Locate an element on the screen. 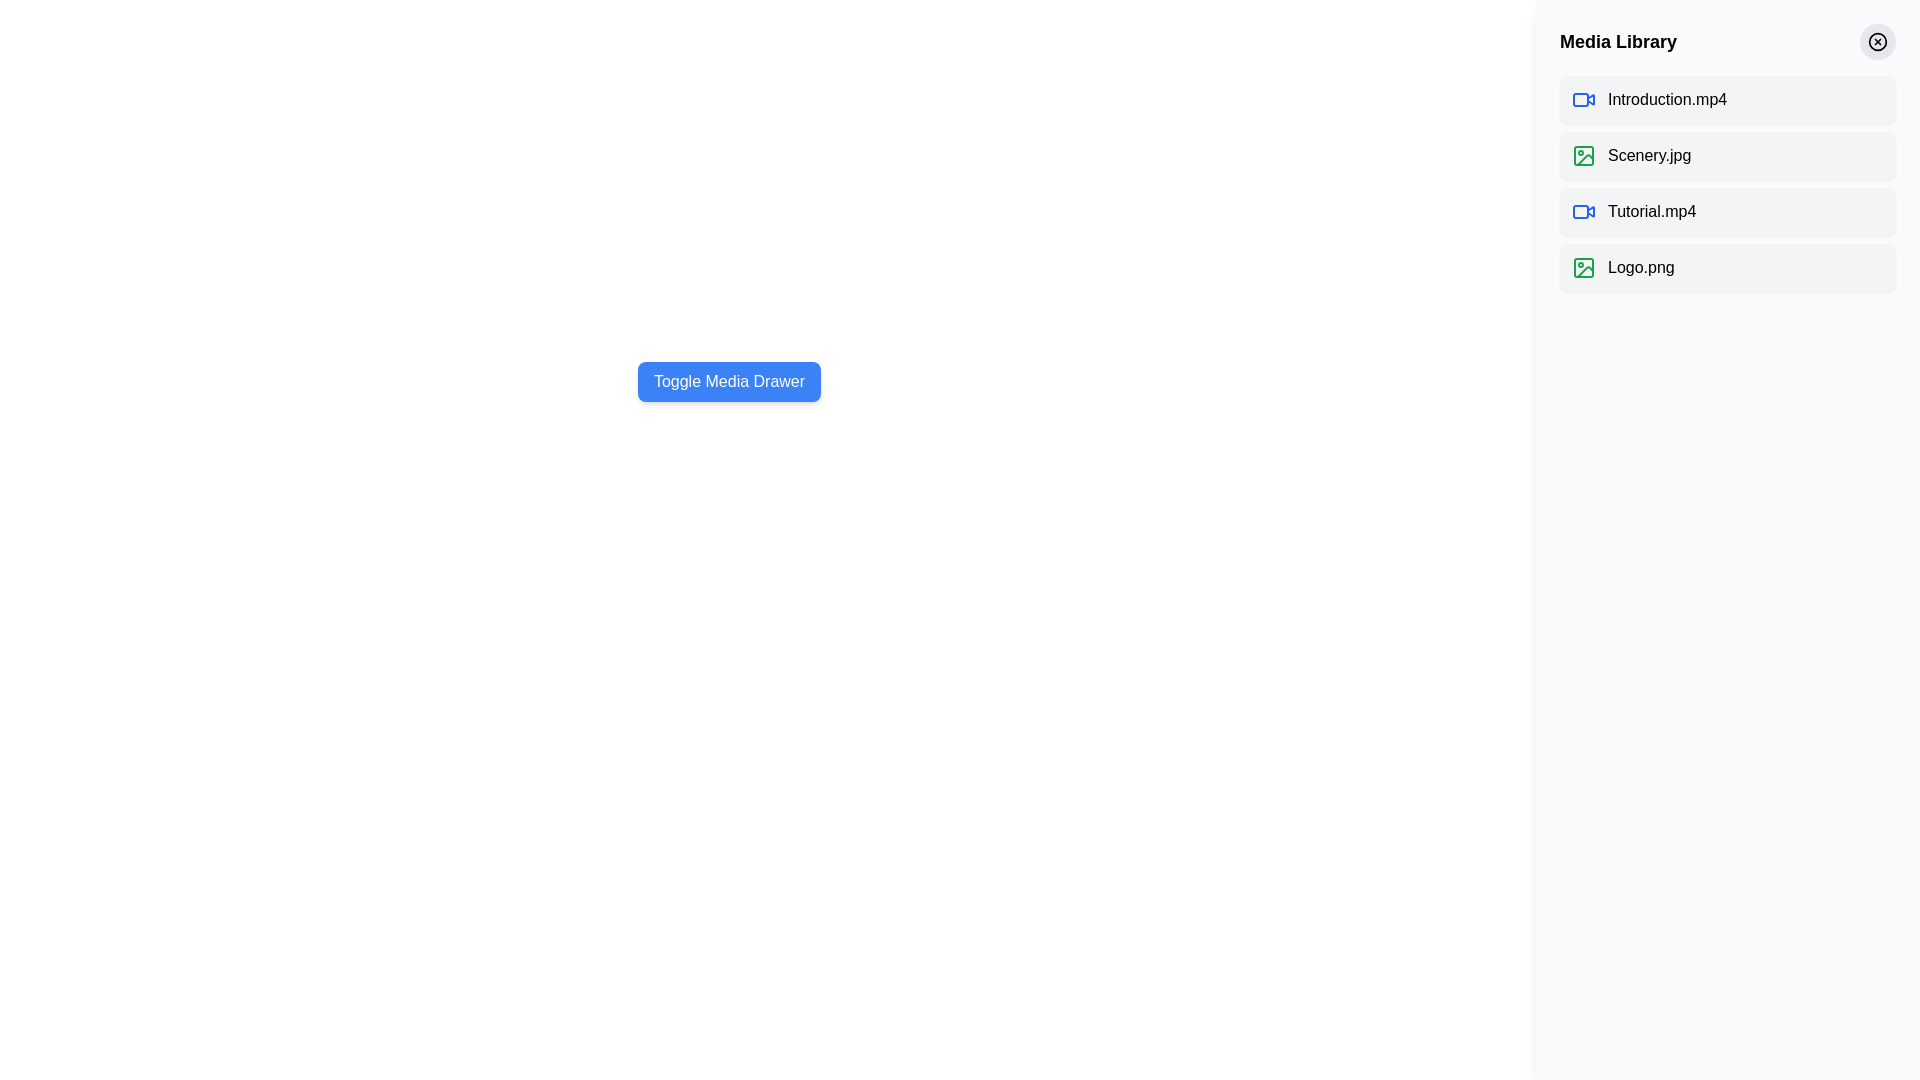 The height and width of the screenshot is (1080, 1920). the small, circular gray button with a close icon located in the top-right corner of the 'Media Library' section is located at coordinates (1876, 42).